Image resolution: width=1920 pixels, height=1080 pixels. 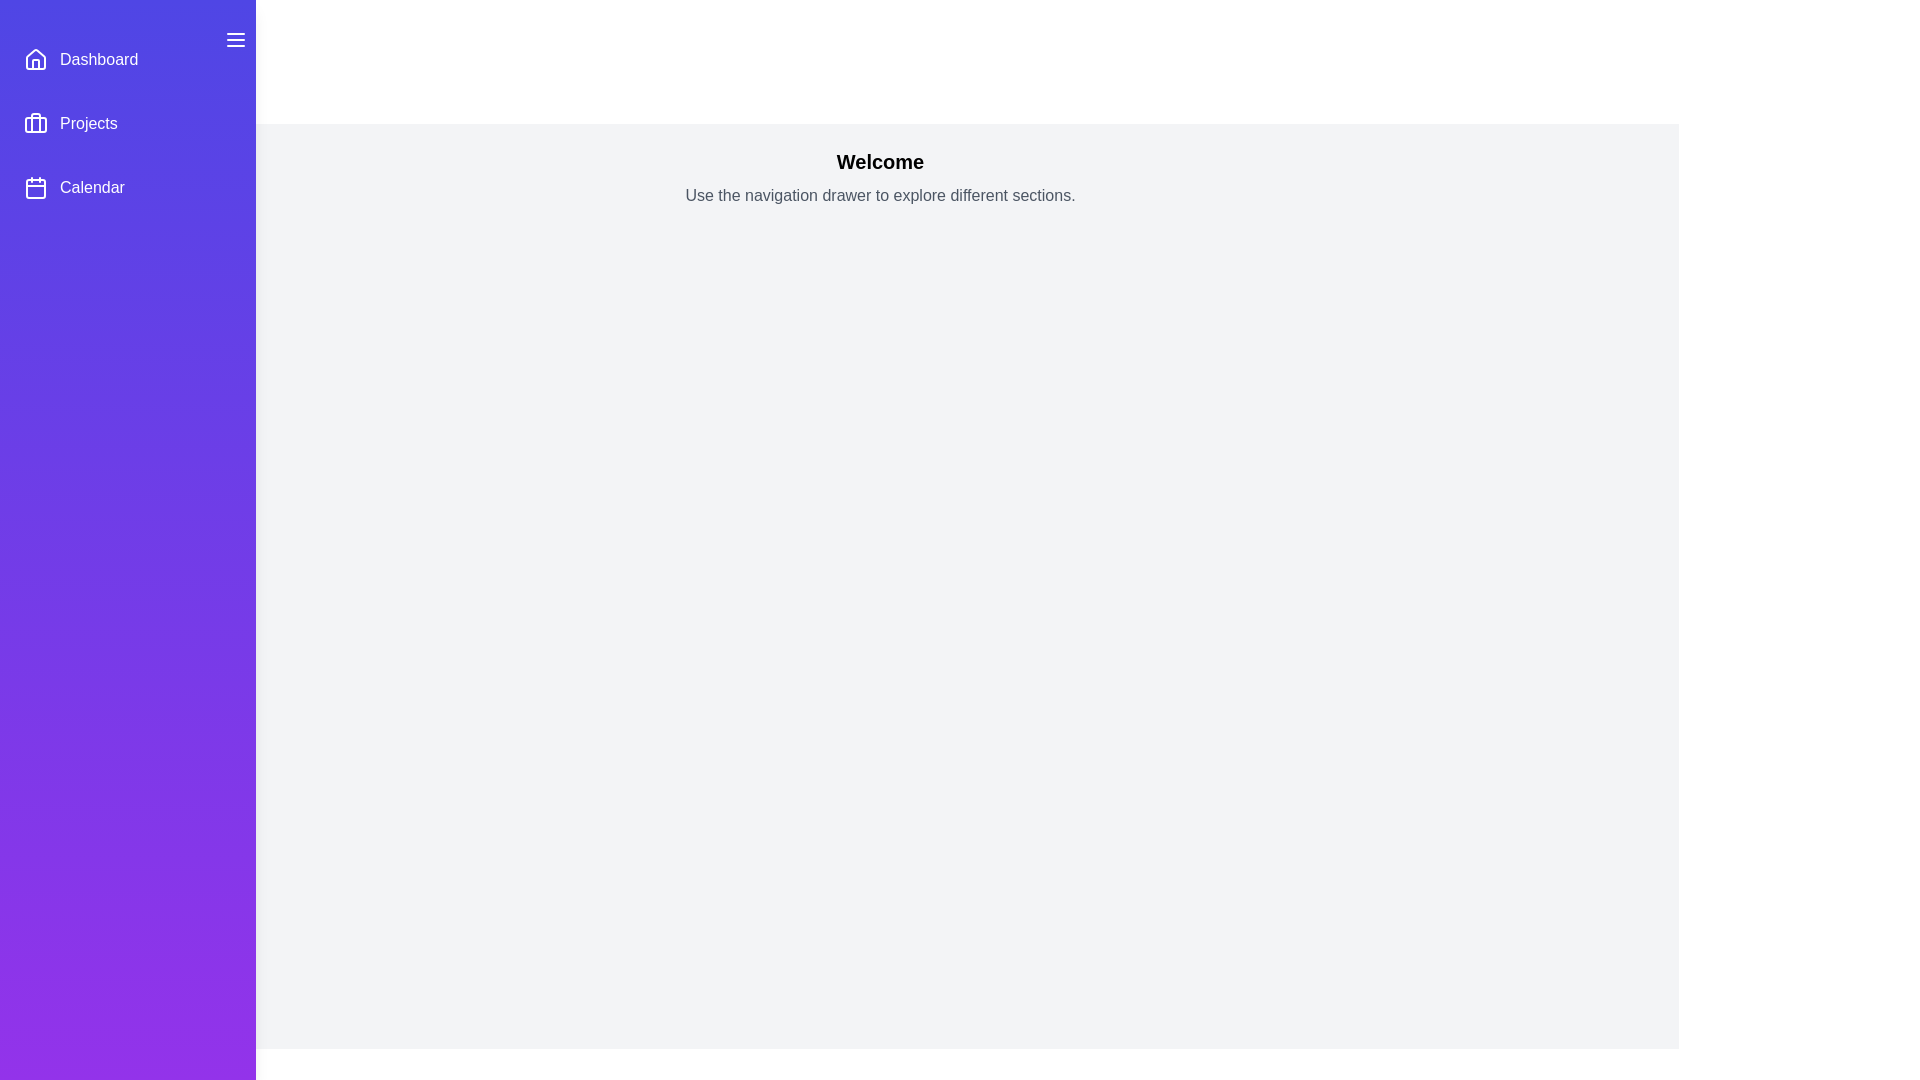 What do you see at coordinates (127, 59) in the screenshot?
I see `the menu item Dashboard from the drawer menu` at bounding box center [127, 59].